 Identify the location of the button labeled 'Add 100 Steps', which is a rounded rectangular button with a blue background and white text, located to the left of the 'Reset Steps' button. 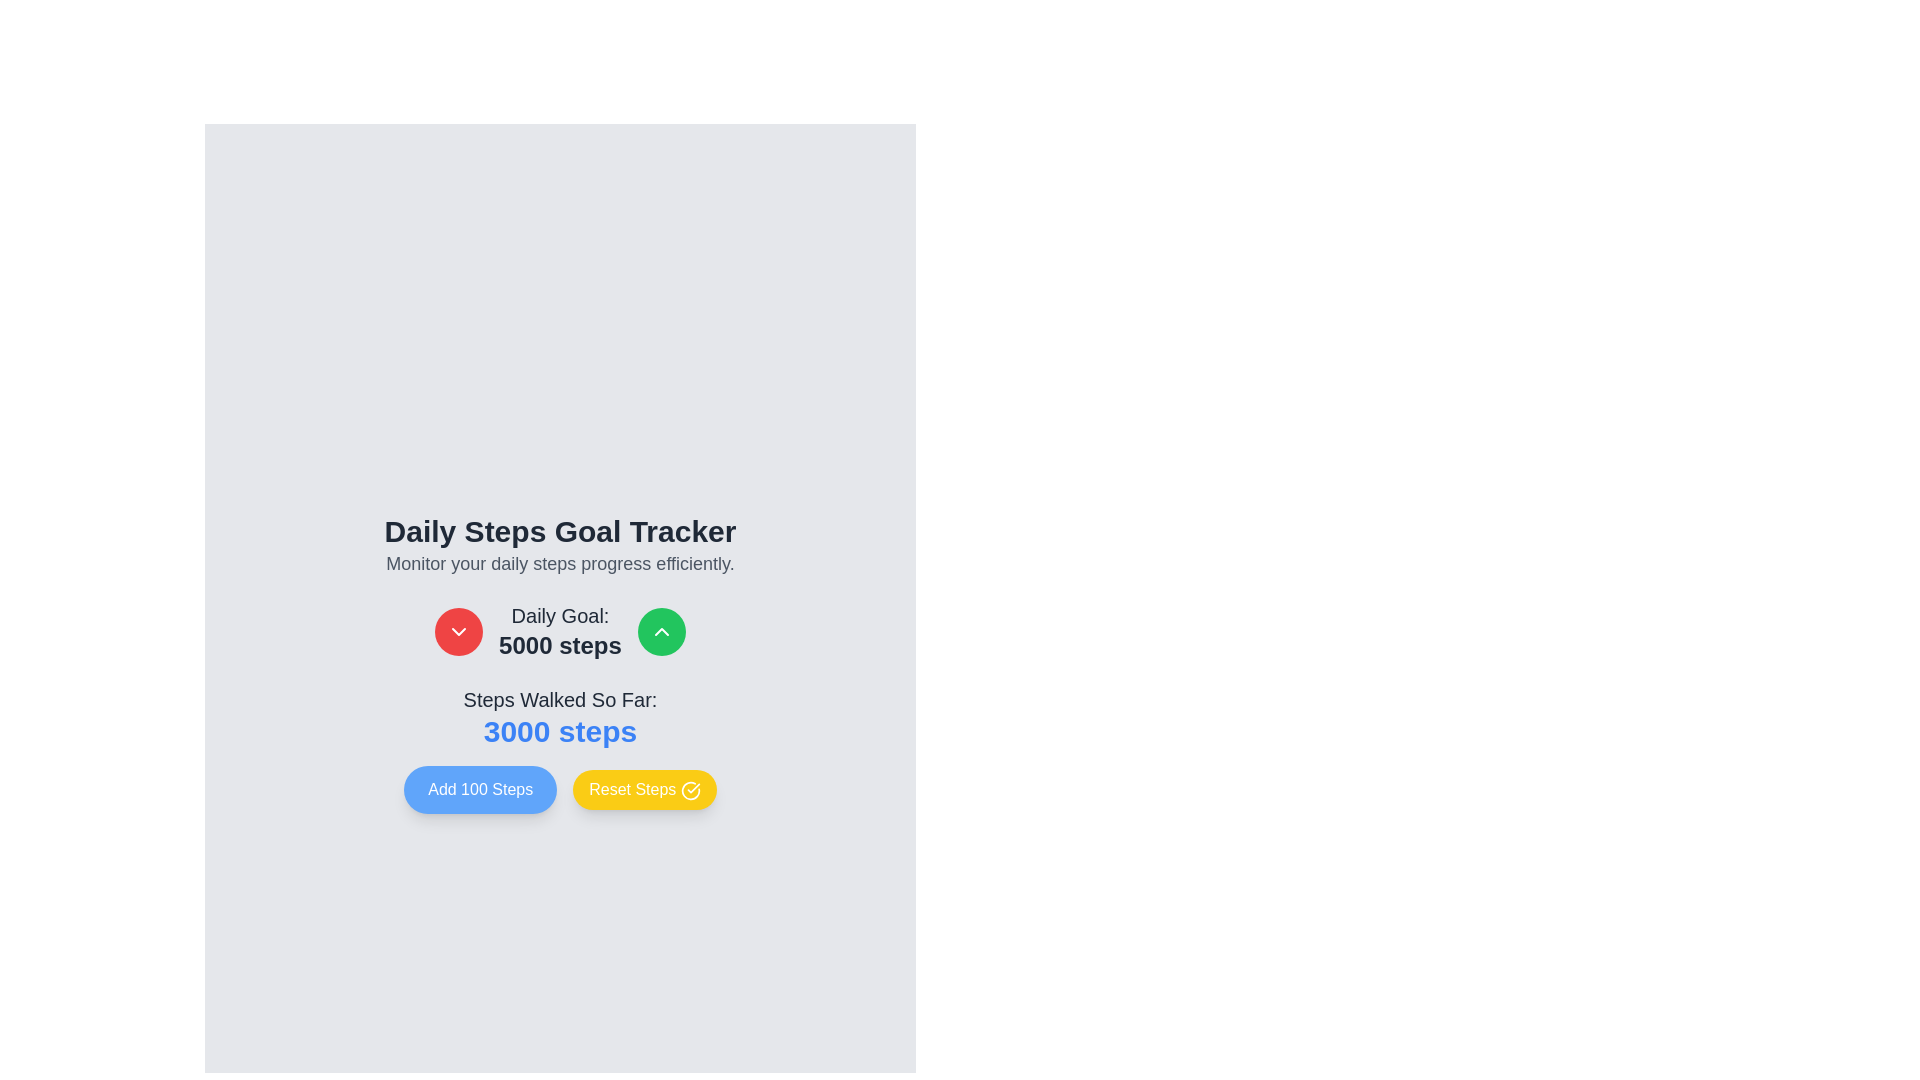
(480, 789).